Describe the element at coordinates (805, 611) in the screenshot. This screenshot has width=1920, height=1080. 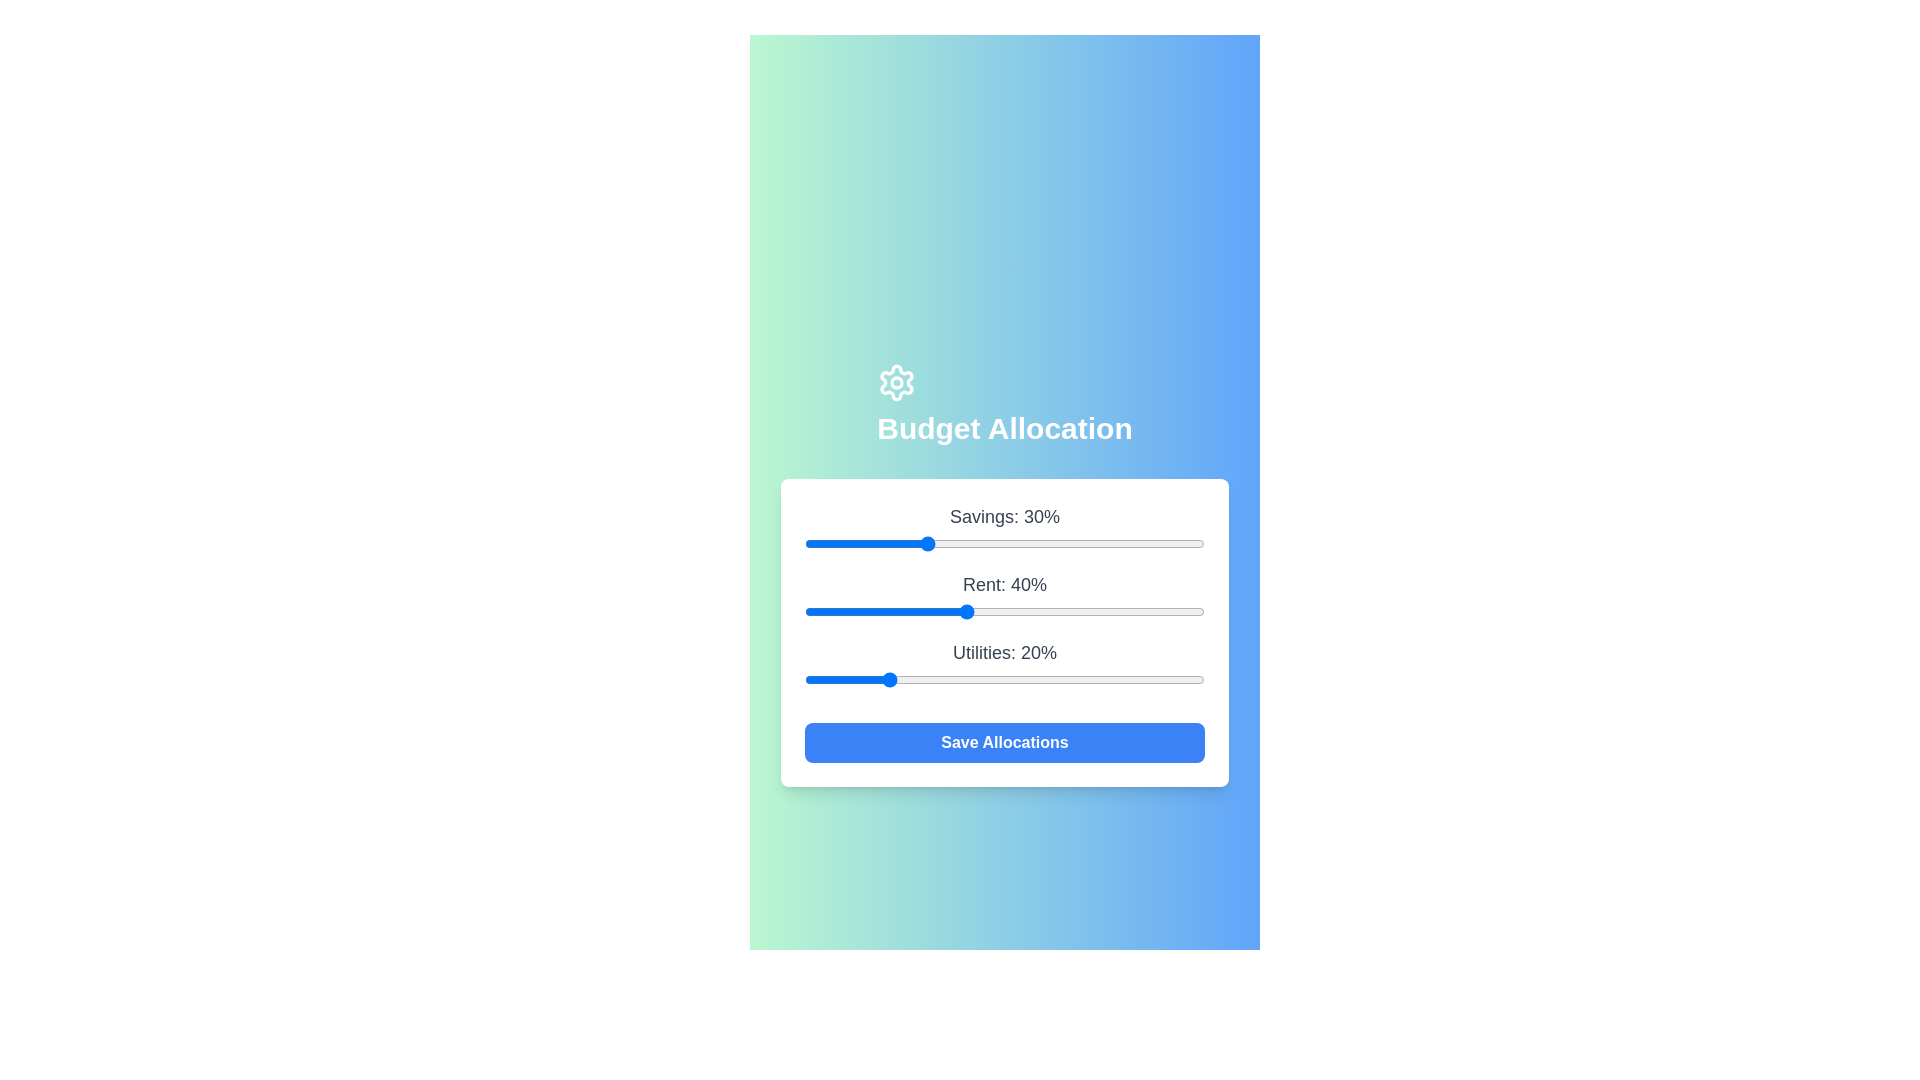
I see `the 'Rent' slider to 0%` at that location.